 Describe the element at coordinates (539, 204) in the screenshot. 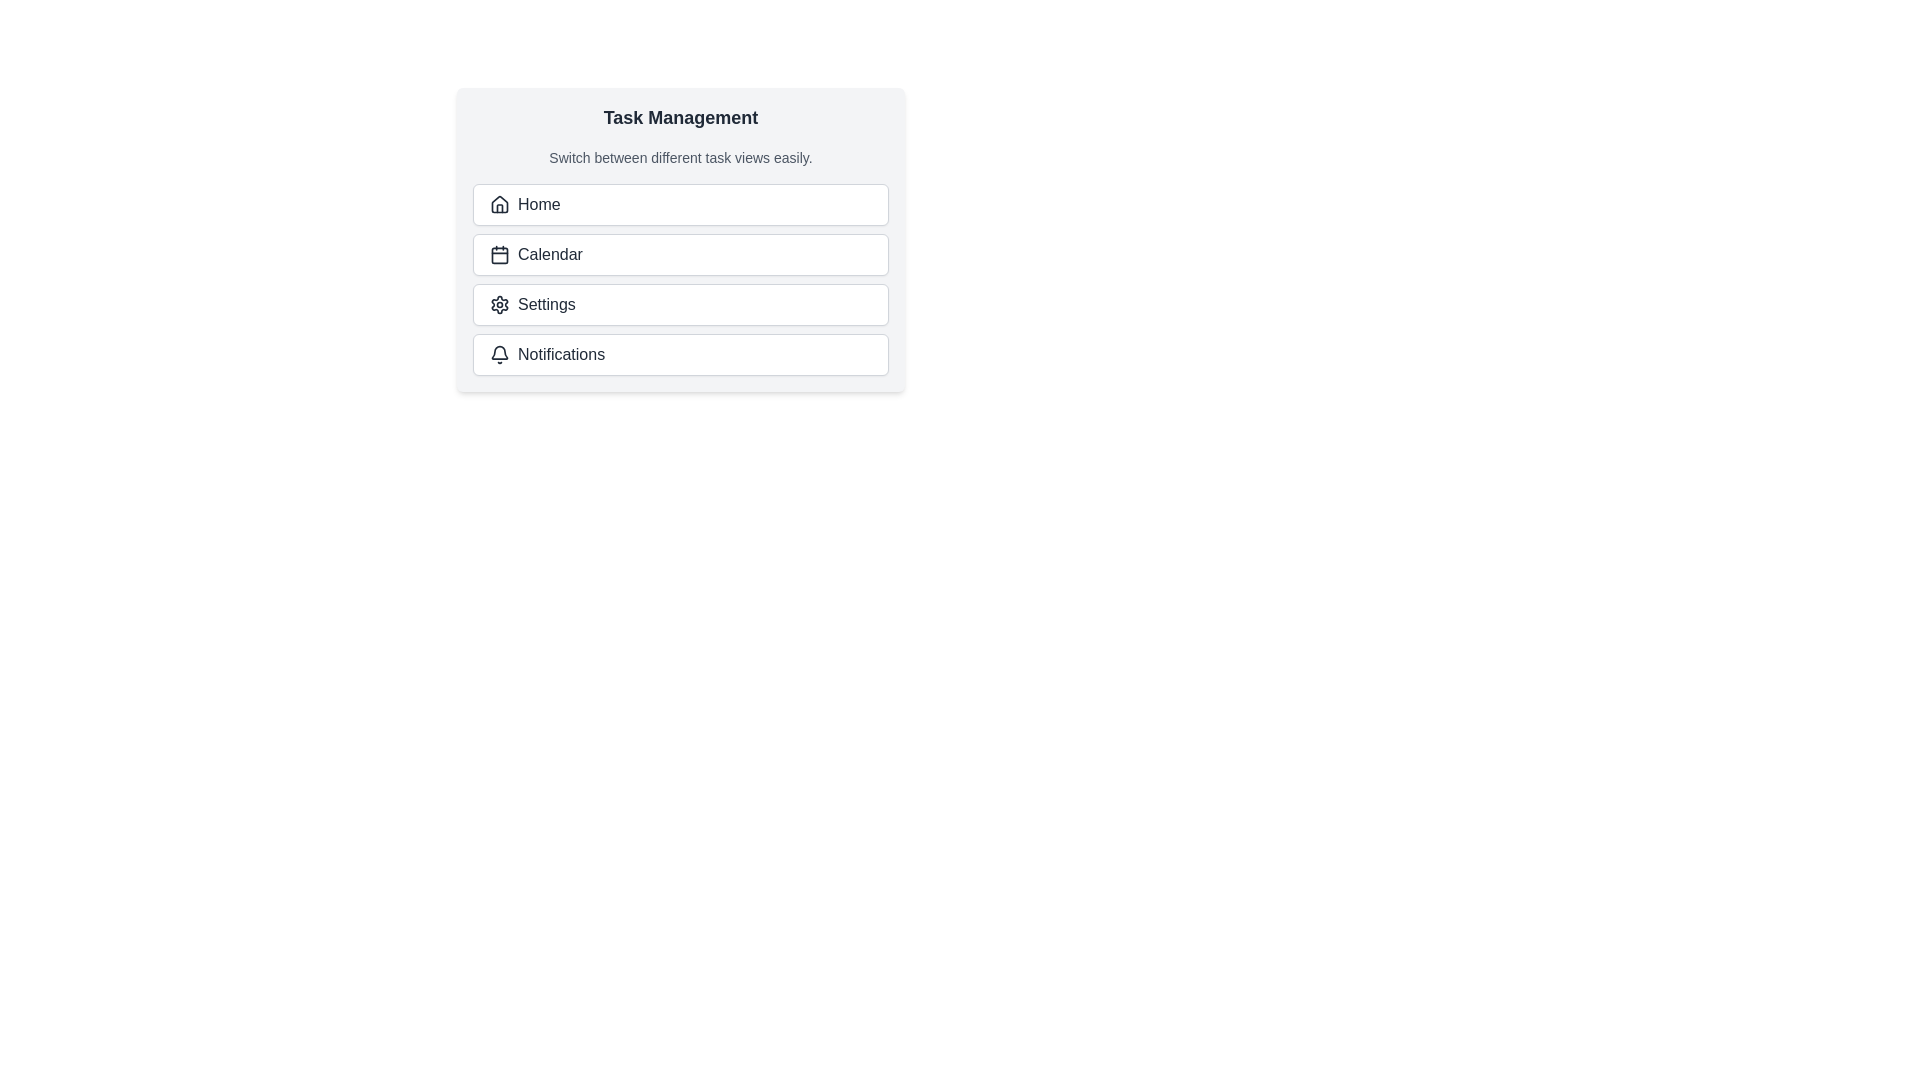

I see `text label displaying 'Home' located to the right of the house icon in the navigation options list` at that location.